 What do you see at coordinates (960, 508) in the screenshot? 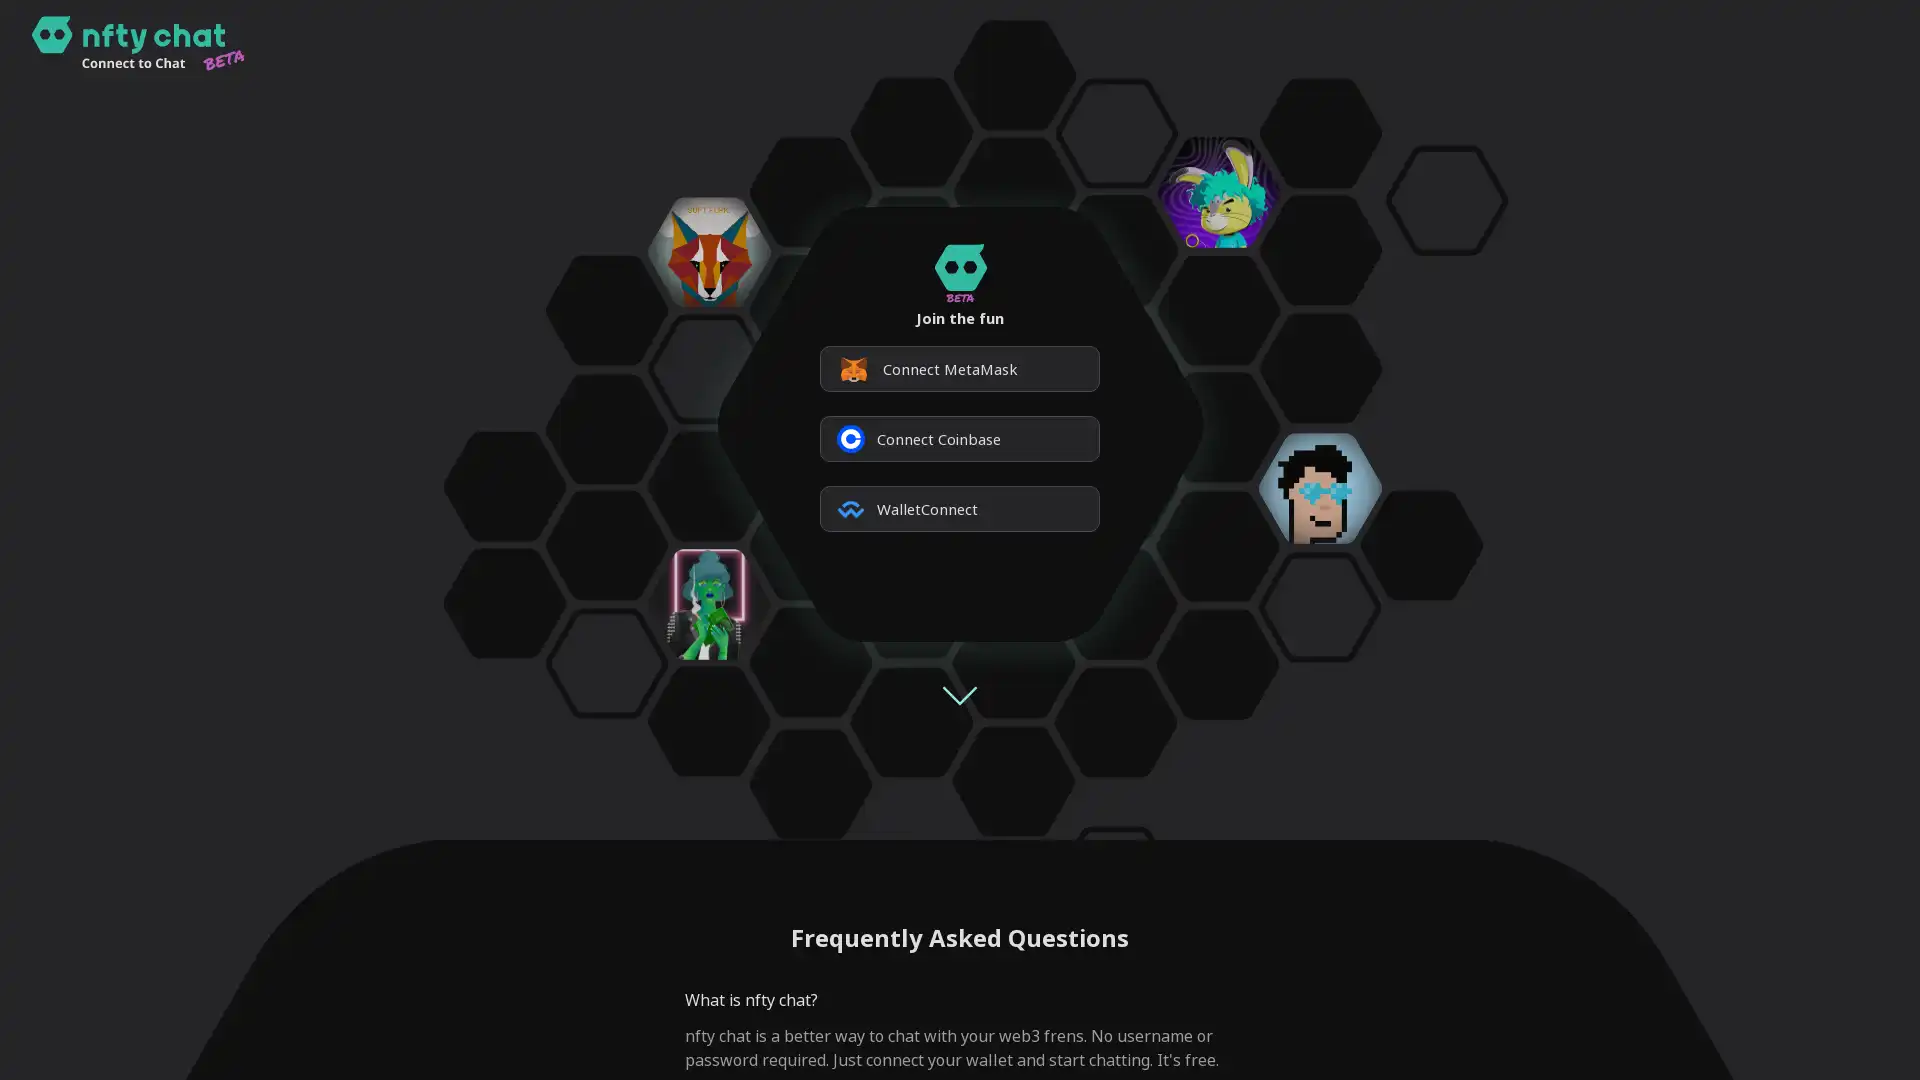
I see `Wallet Connect WalletConnect` at bounding box center [960, 508].